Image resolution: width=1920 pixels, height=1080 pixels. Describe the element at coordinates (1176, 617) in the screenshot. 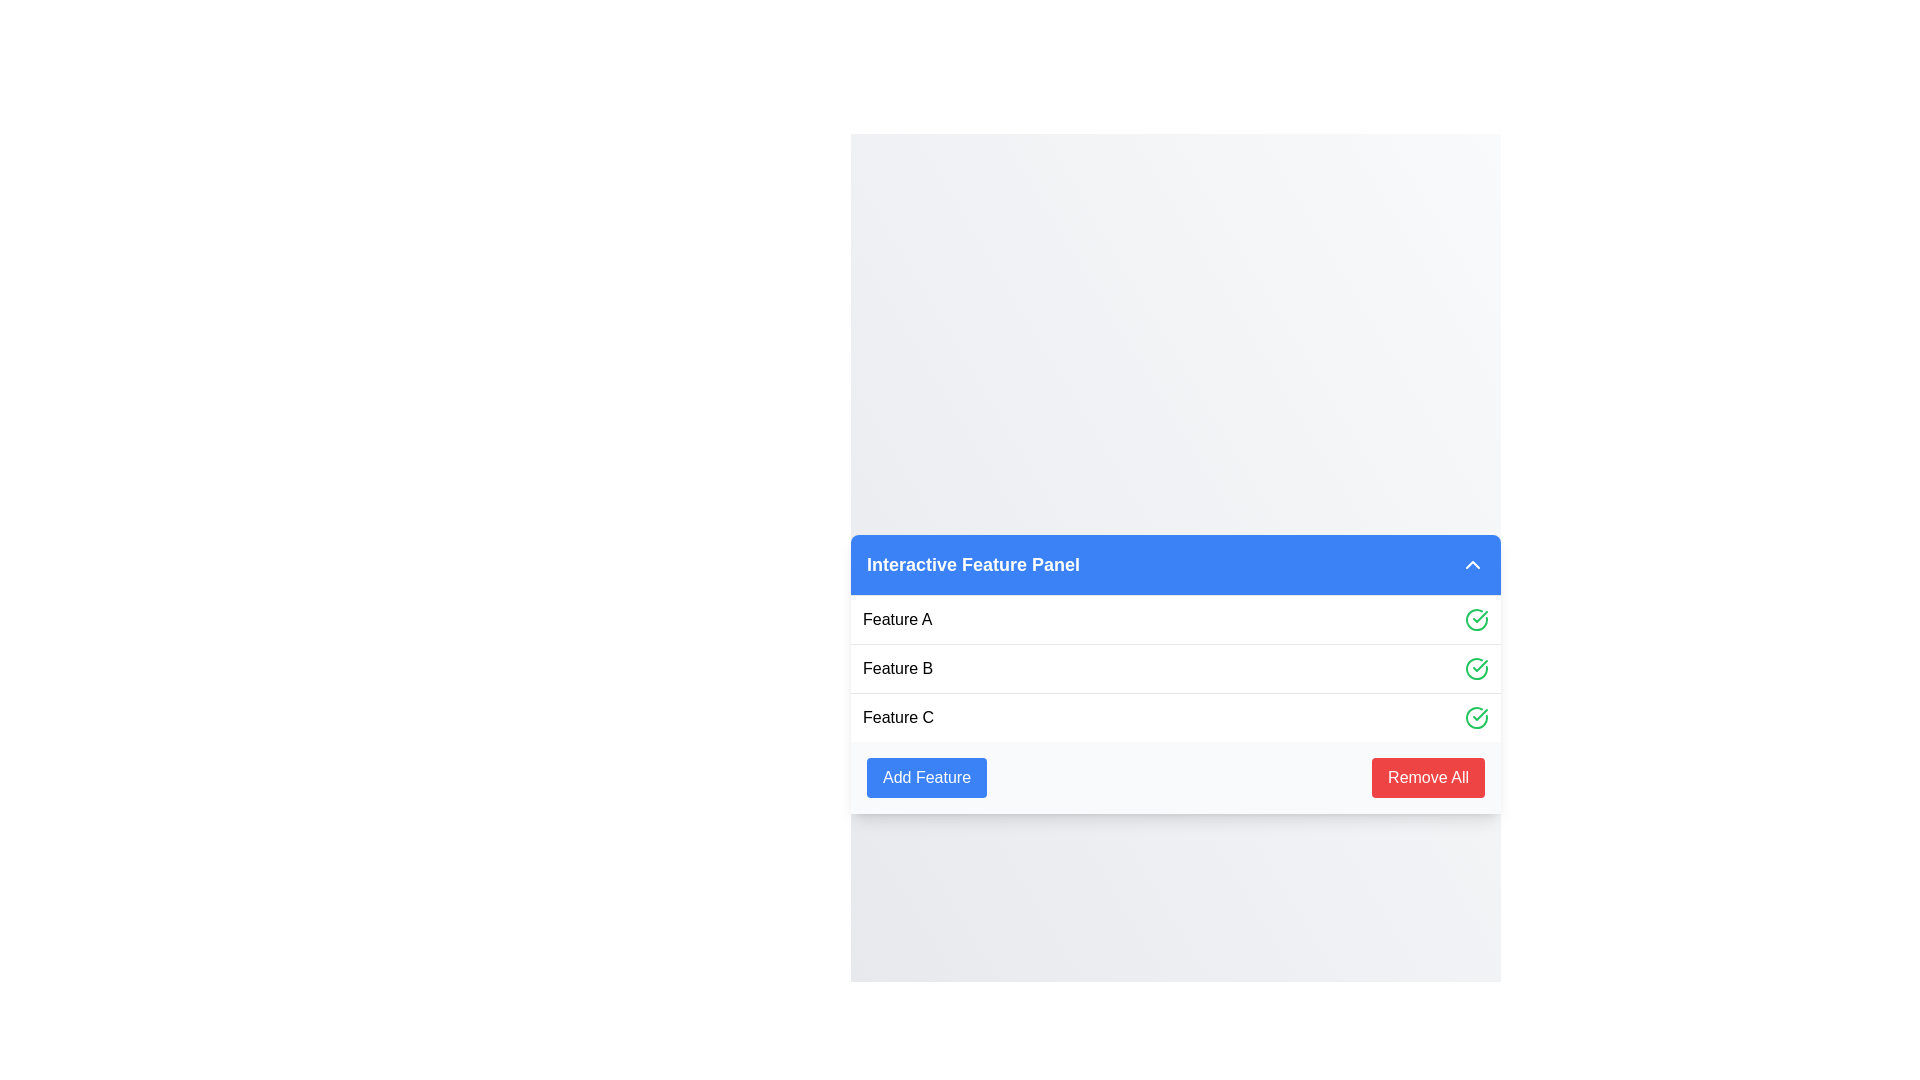

I see `the first selectable feature option in the 'Interactive Feature Panel'` at that location.